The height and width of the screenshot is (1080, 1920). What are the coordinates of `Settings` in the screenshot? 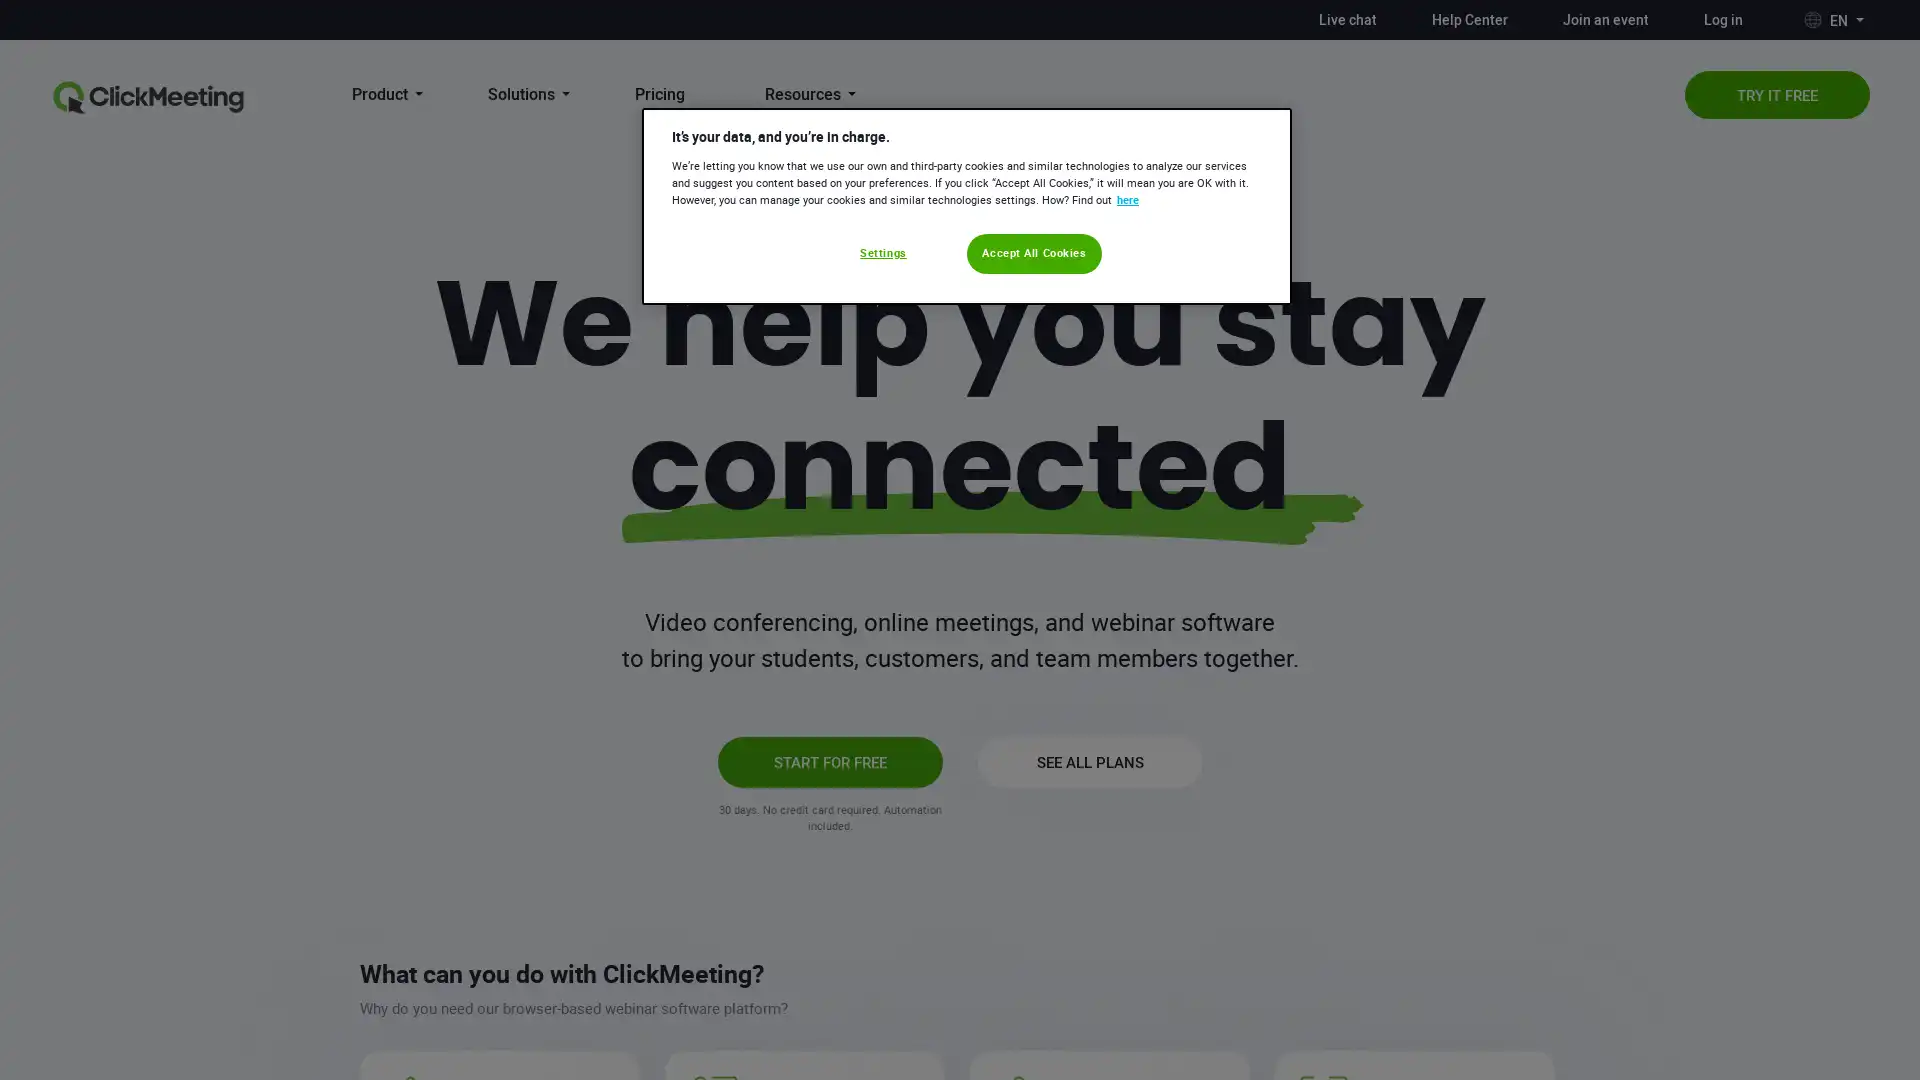 It's located at (882, 252).